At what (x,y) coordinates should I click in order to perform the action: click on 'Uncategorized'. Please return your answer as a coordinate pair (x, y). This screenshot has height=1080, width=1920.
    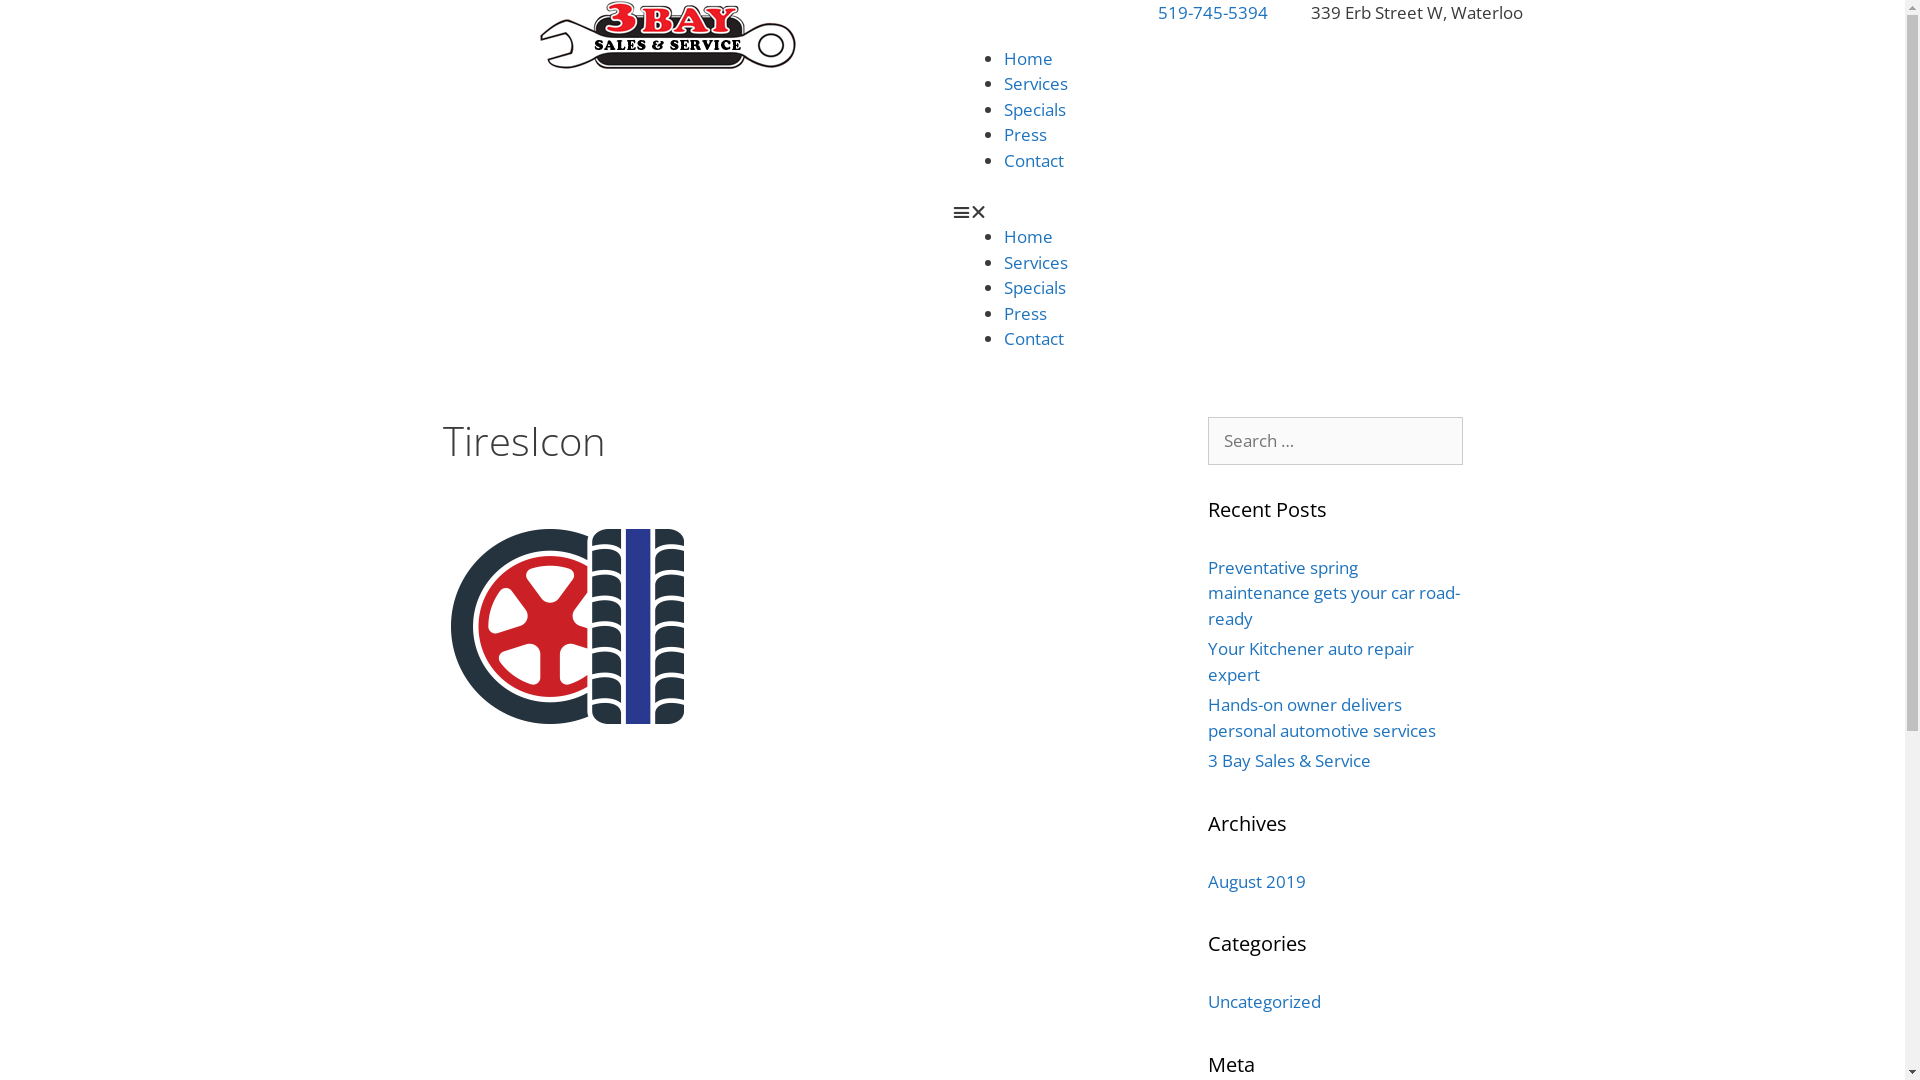
    Looking at the image, I should click on (1207, 1001).